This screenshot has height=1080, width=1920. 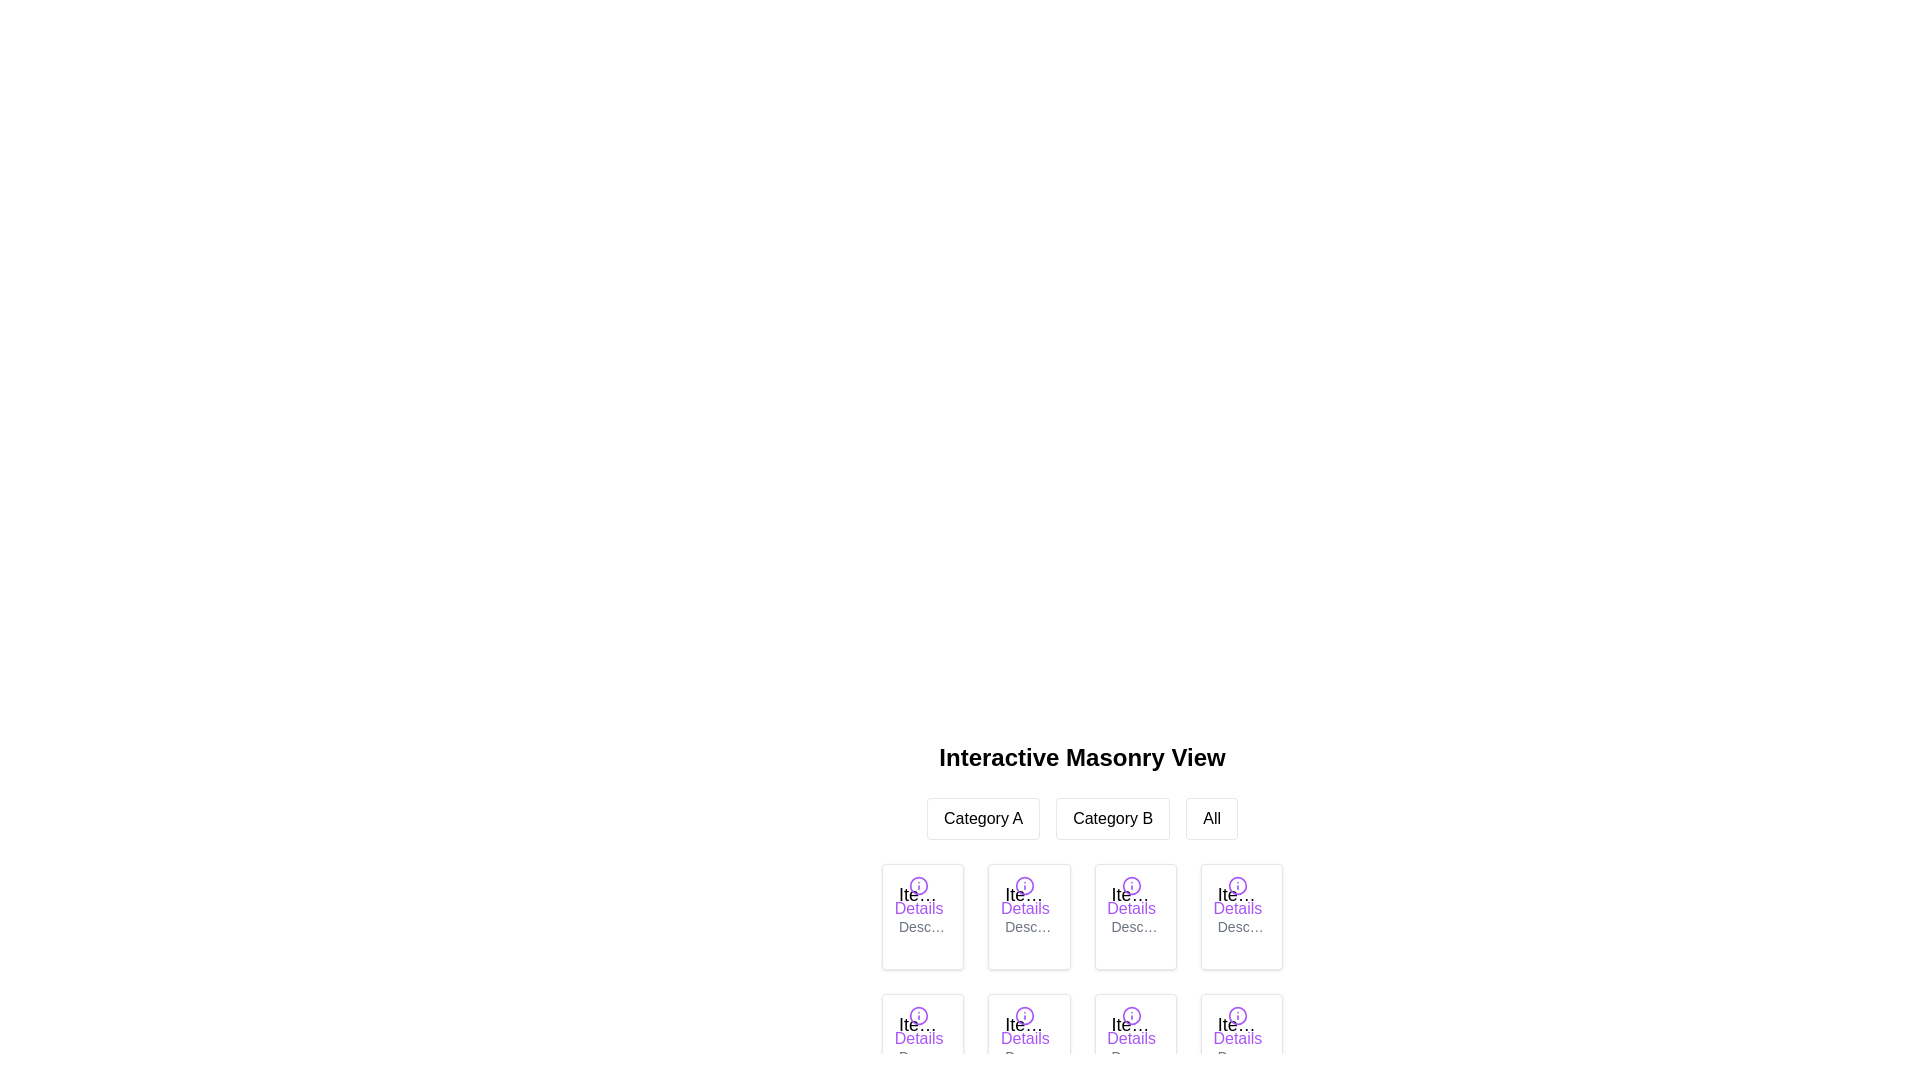 I want to click on the bold, medium-sized static text displaying 'Item 1', so click(x=922, y=893).